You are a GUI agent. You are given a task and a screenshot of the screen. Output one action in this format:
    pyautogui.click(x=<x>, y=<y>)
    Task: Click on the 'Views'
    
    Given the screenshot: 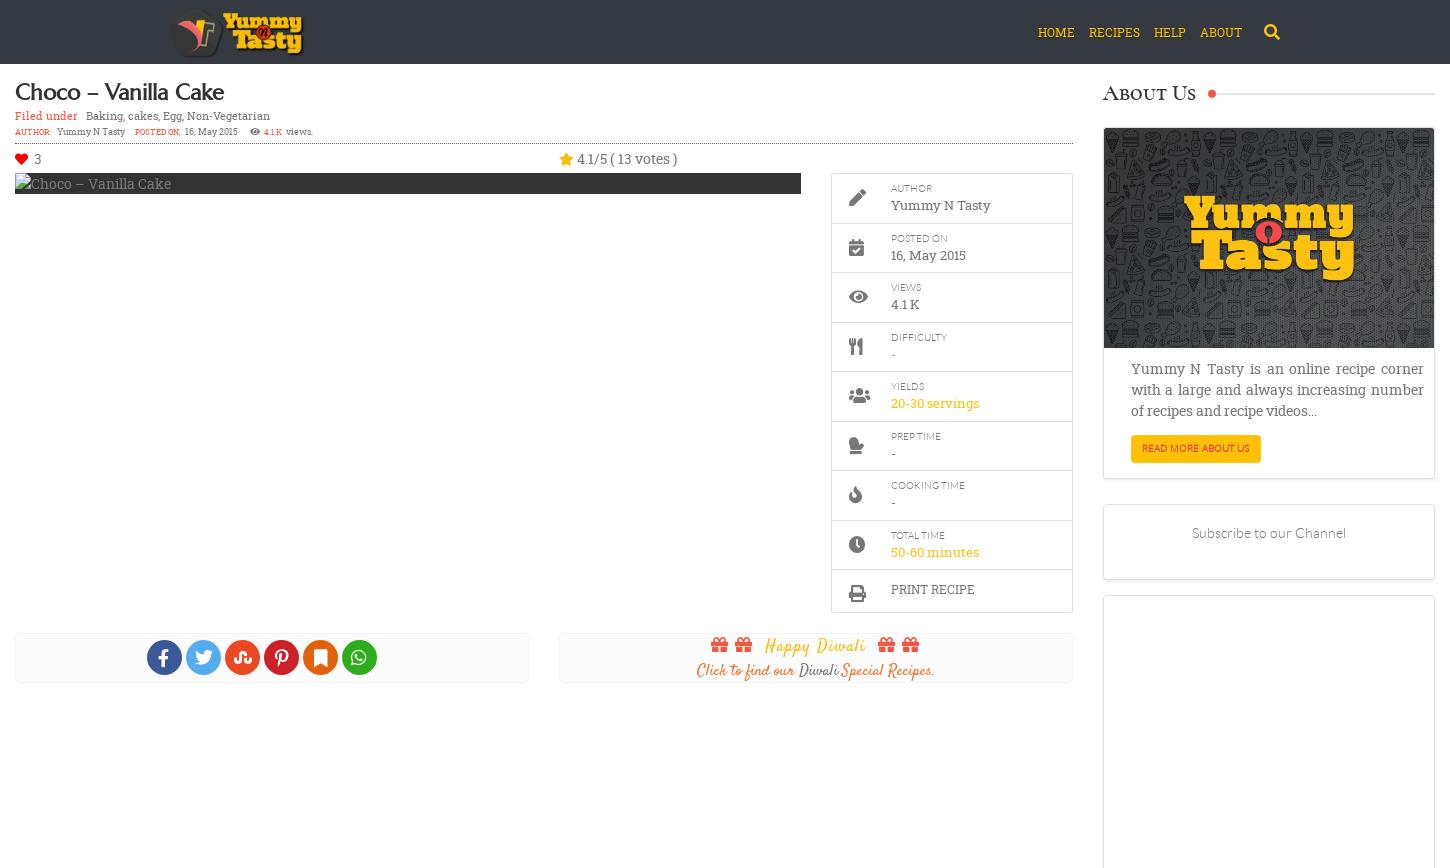 What is the action you would take?
    pyautogui.click(x=903, y=287)
    